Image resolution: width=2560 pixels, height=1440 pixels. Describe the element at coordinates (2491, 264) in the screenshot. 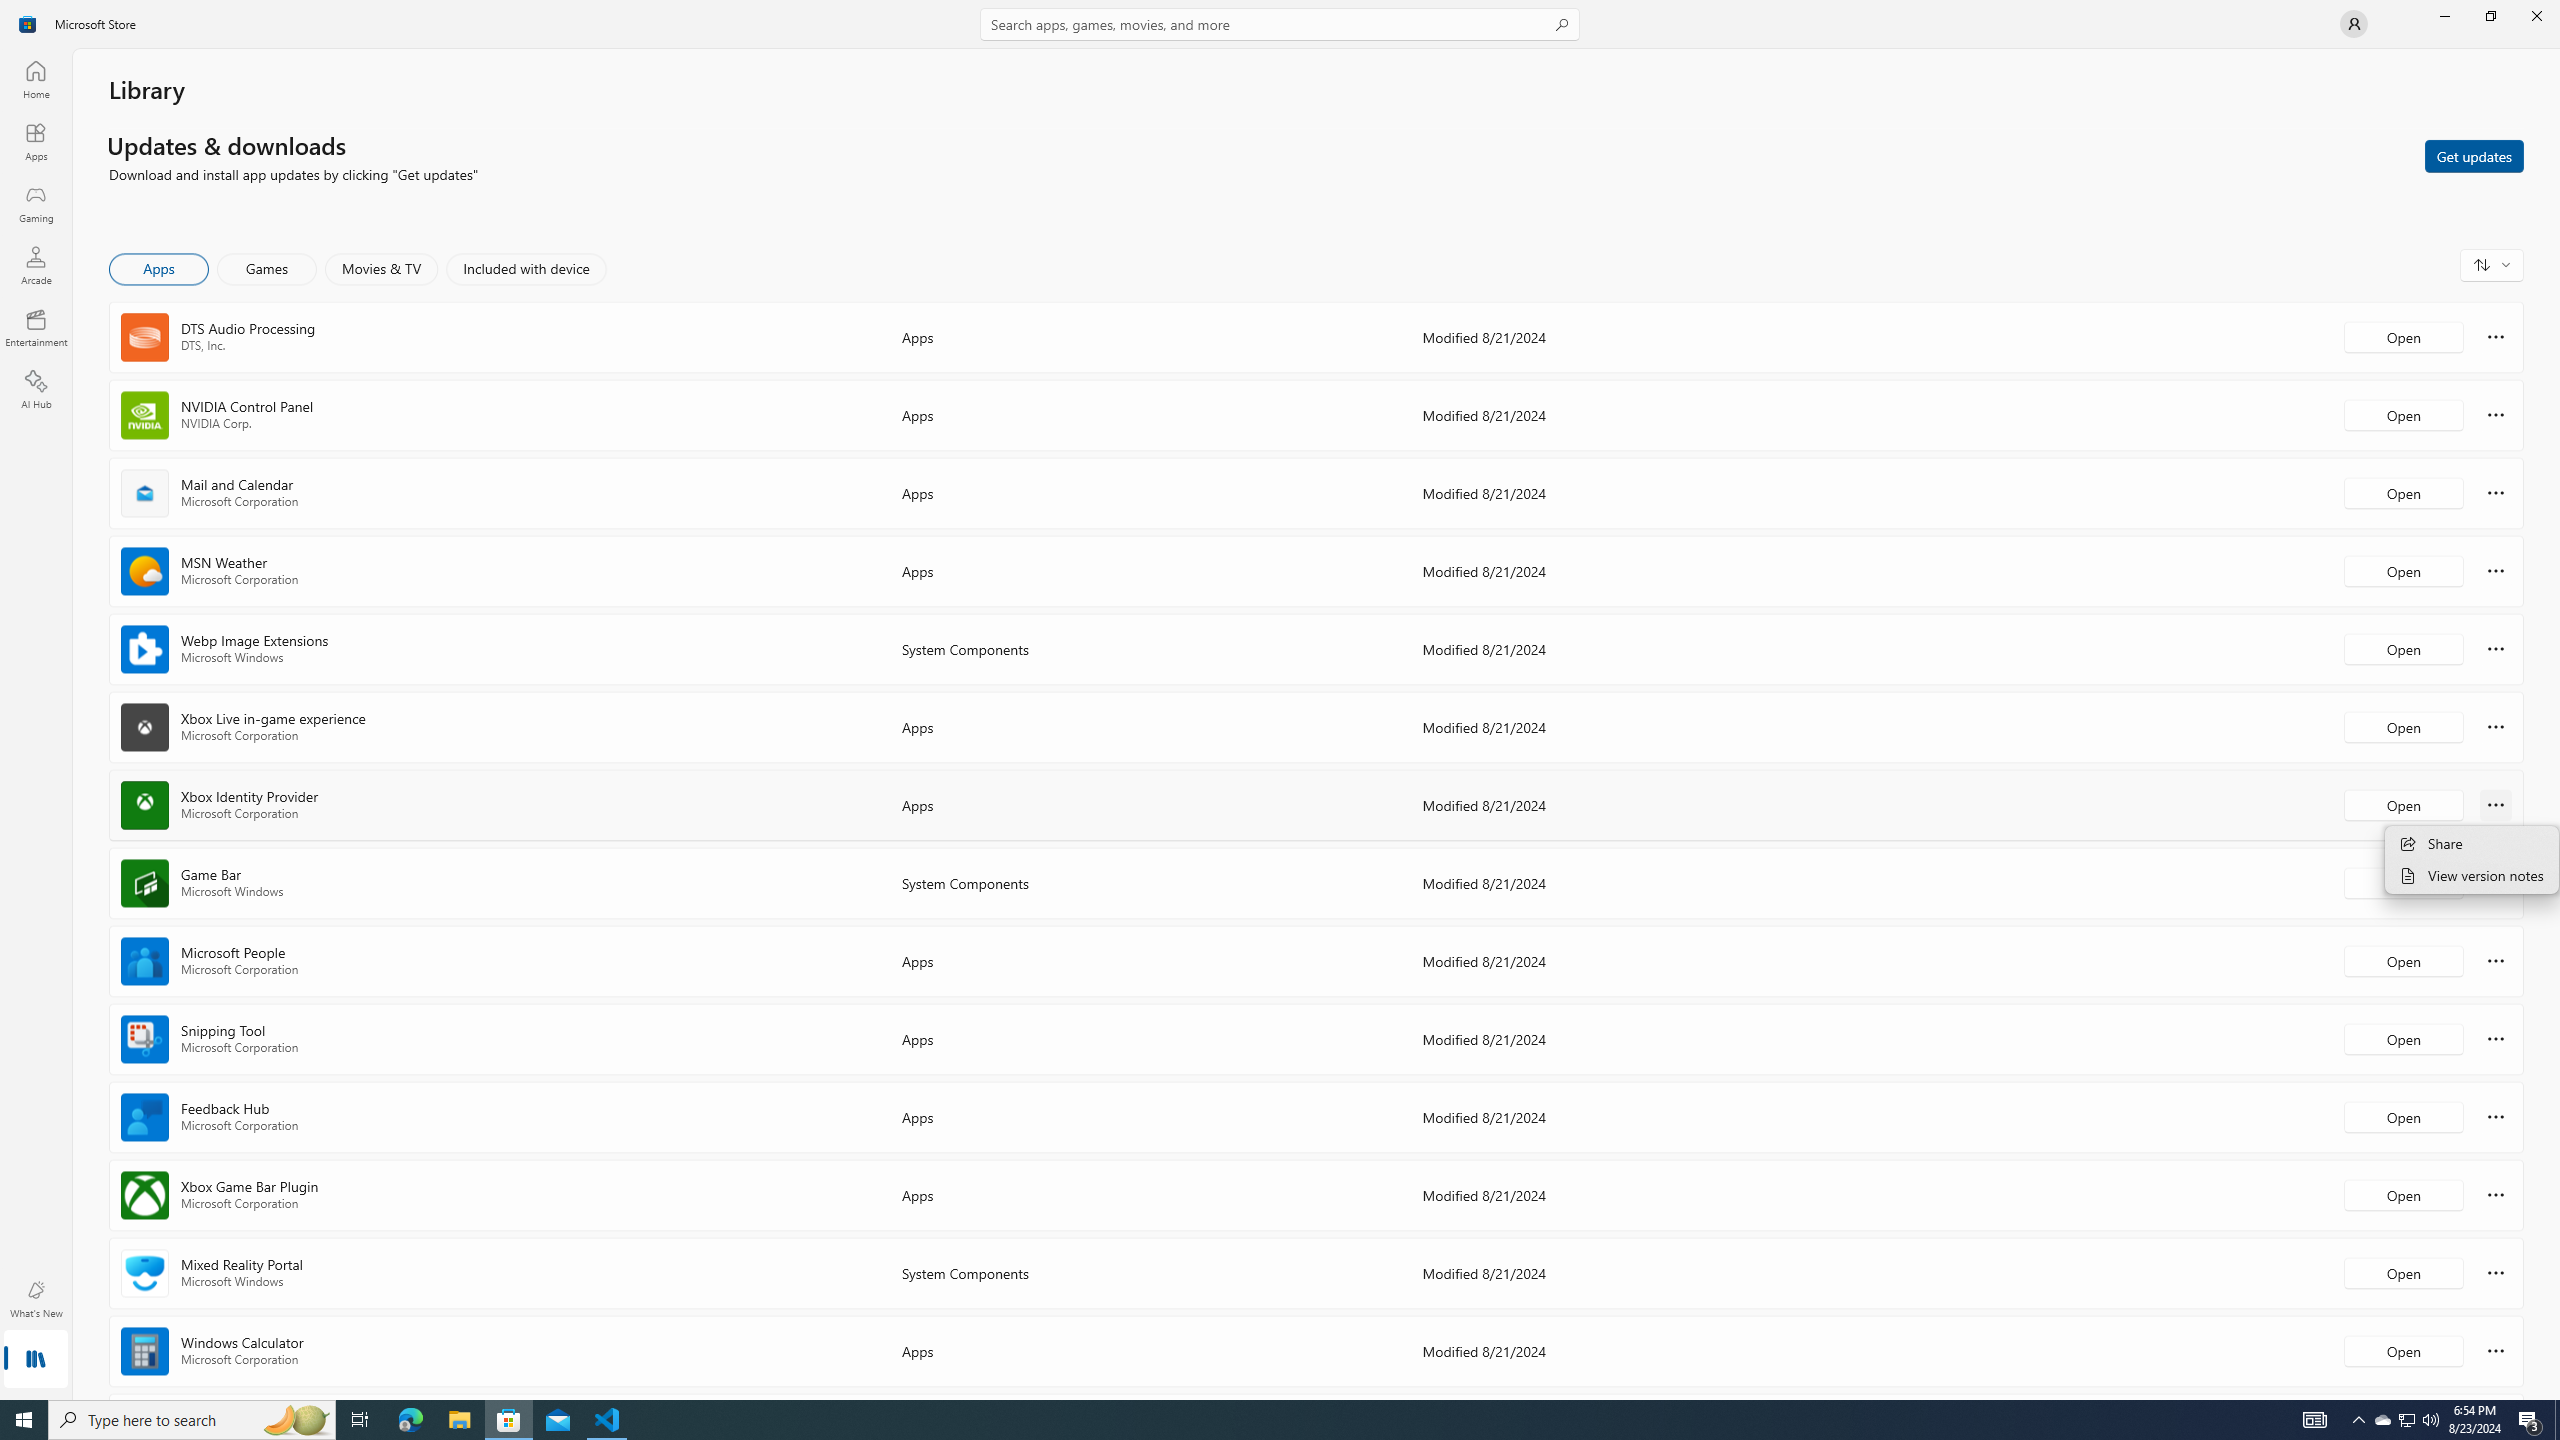

I see `'Sort and filter'` at that location.